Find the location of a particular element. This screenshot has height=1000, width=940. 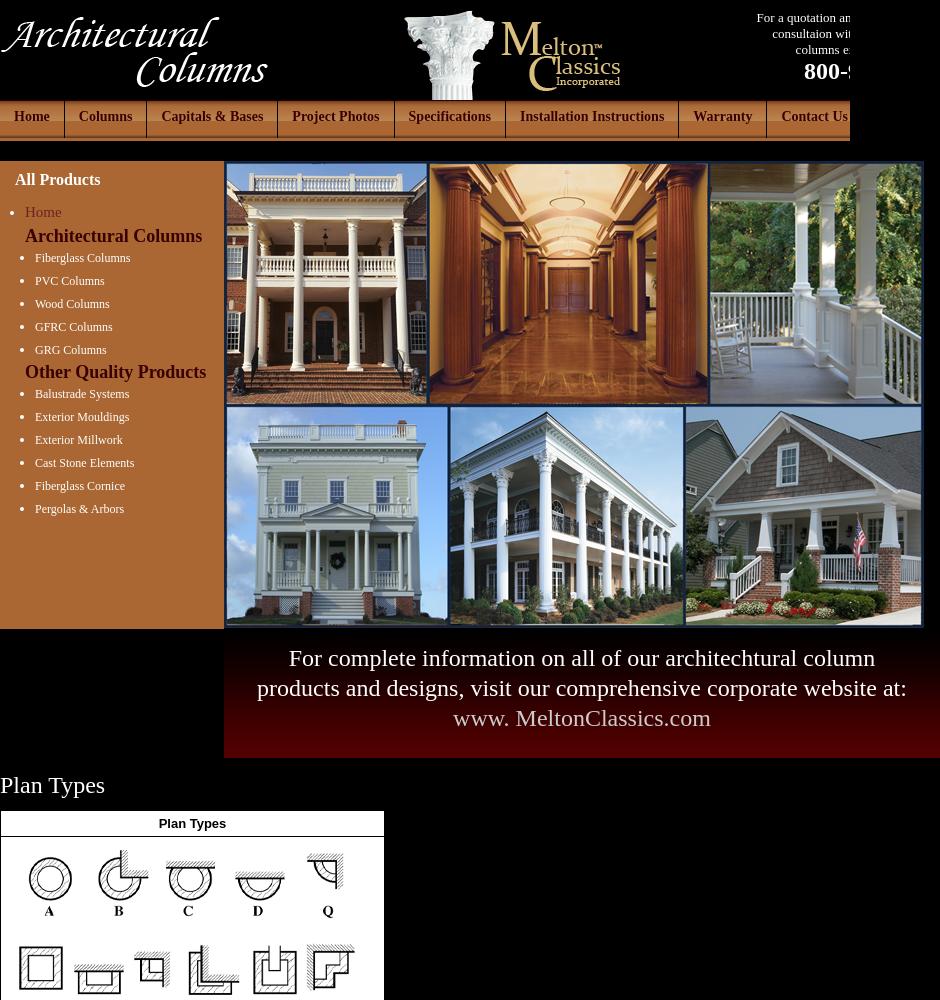

'Wood Columns' is located at coordinates (34, 304).